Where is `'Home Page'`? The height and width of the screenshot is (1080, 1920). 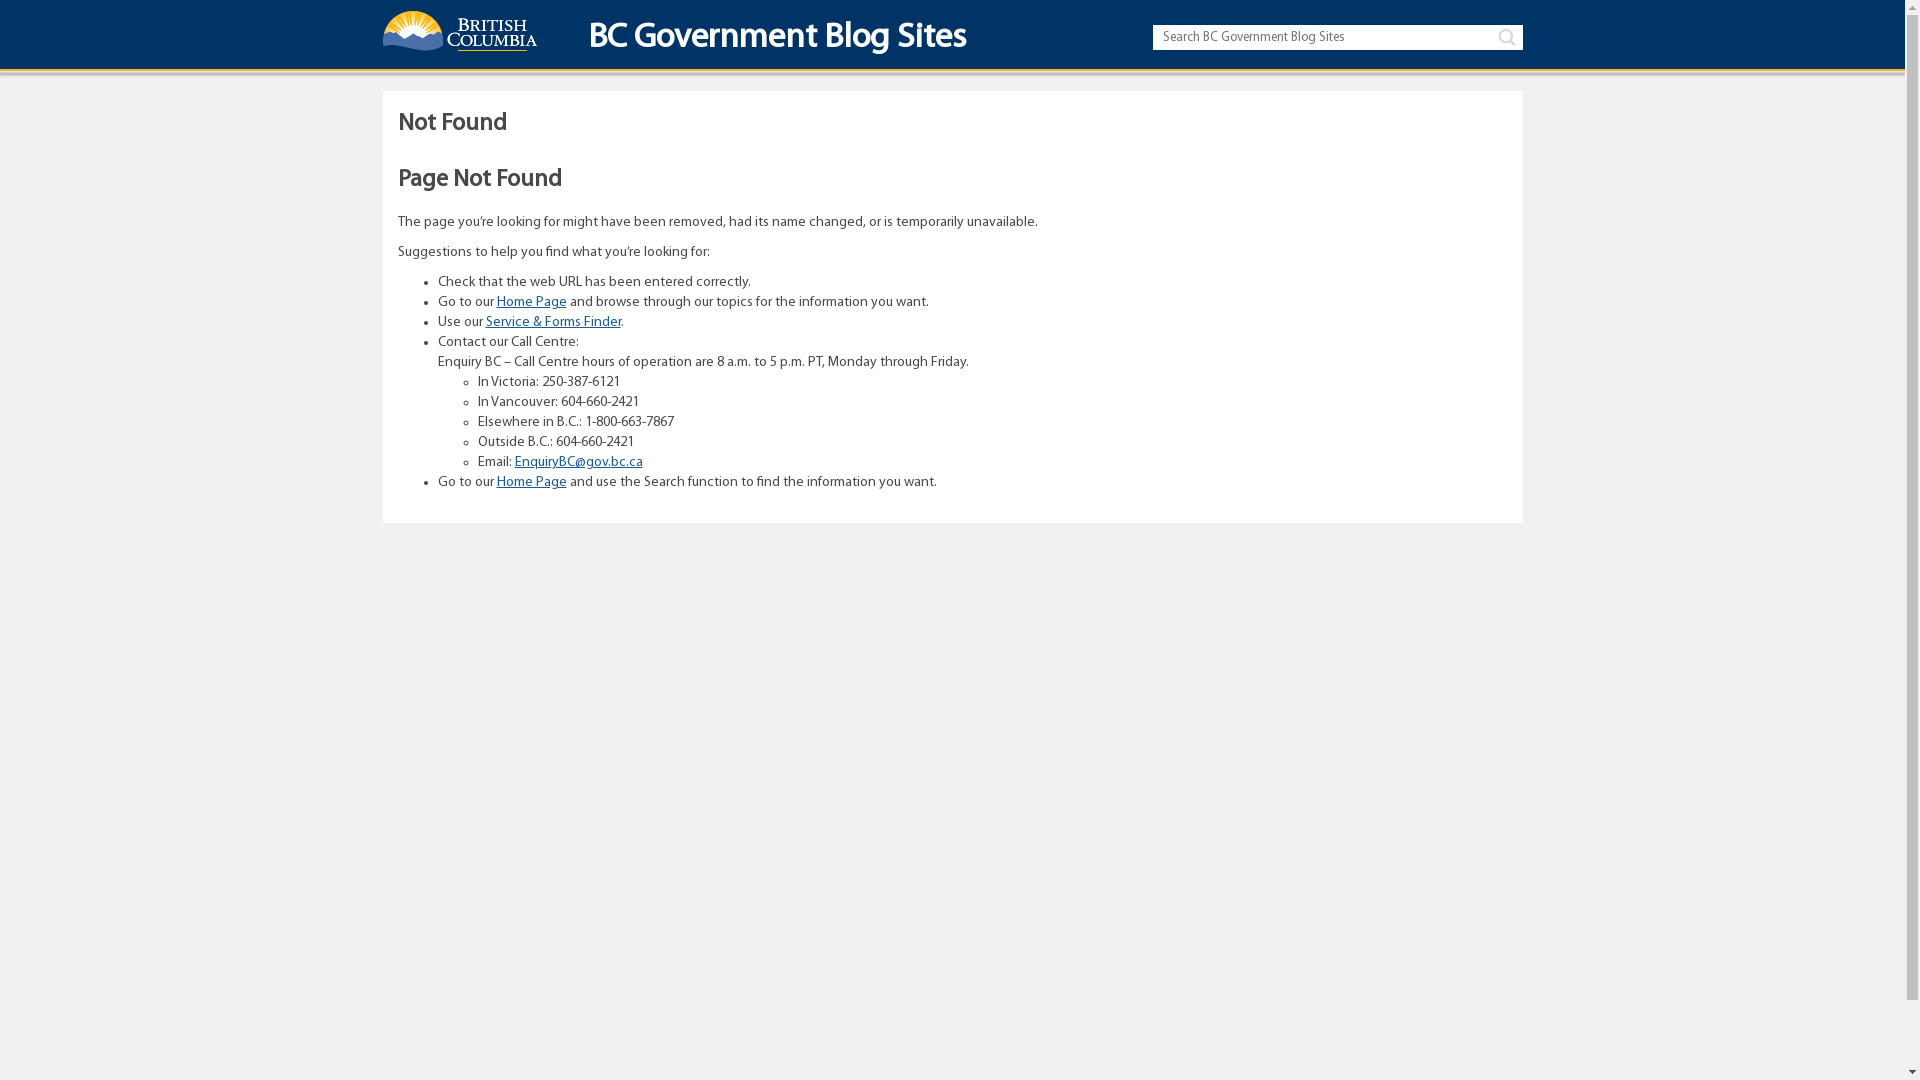 'Home Page' is located at coordinates (531, 482).